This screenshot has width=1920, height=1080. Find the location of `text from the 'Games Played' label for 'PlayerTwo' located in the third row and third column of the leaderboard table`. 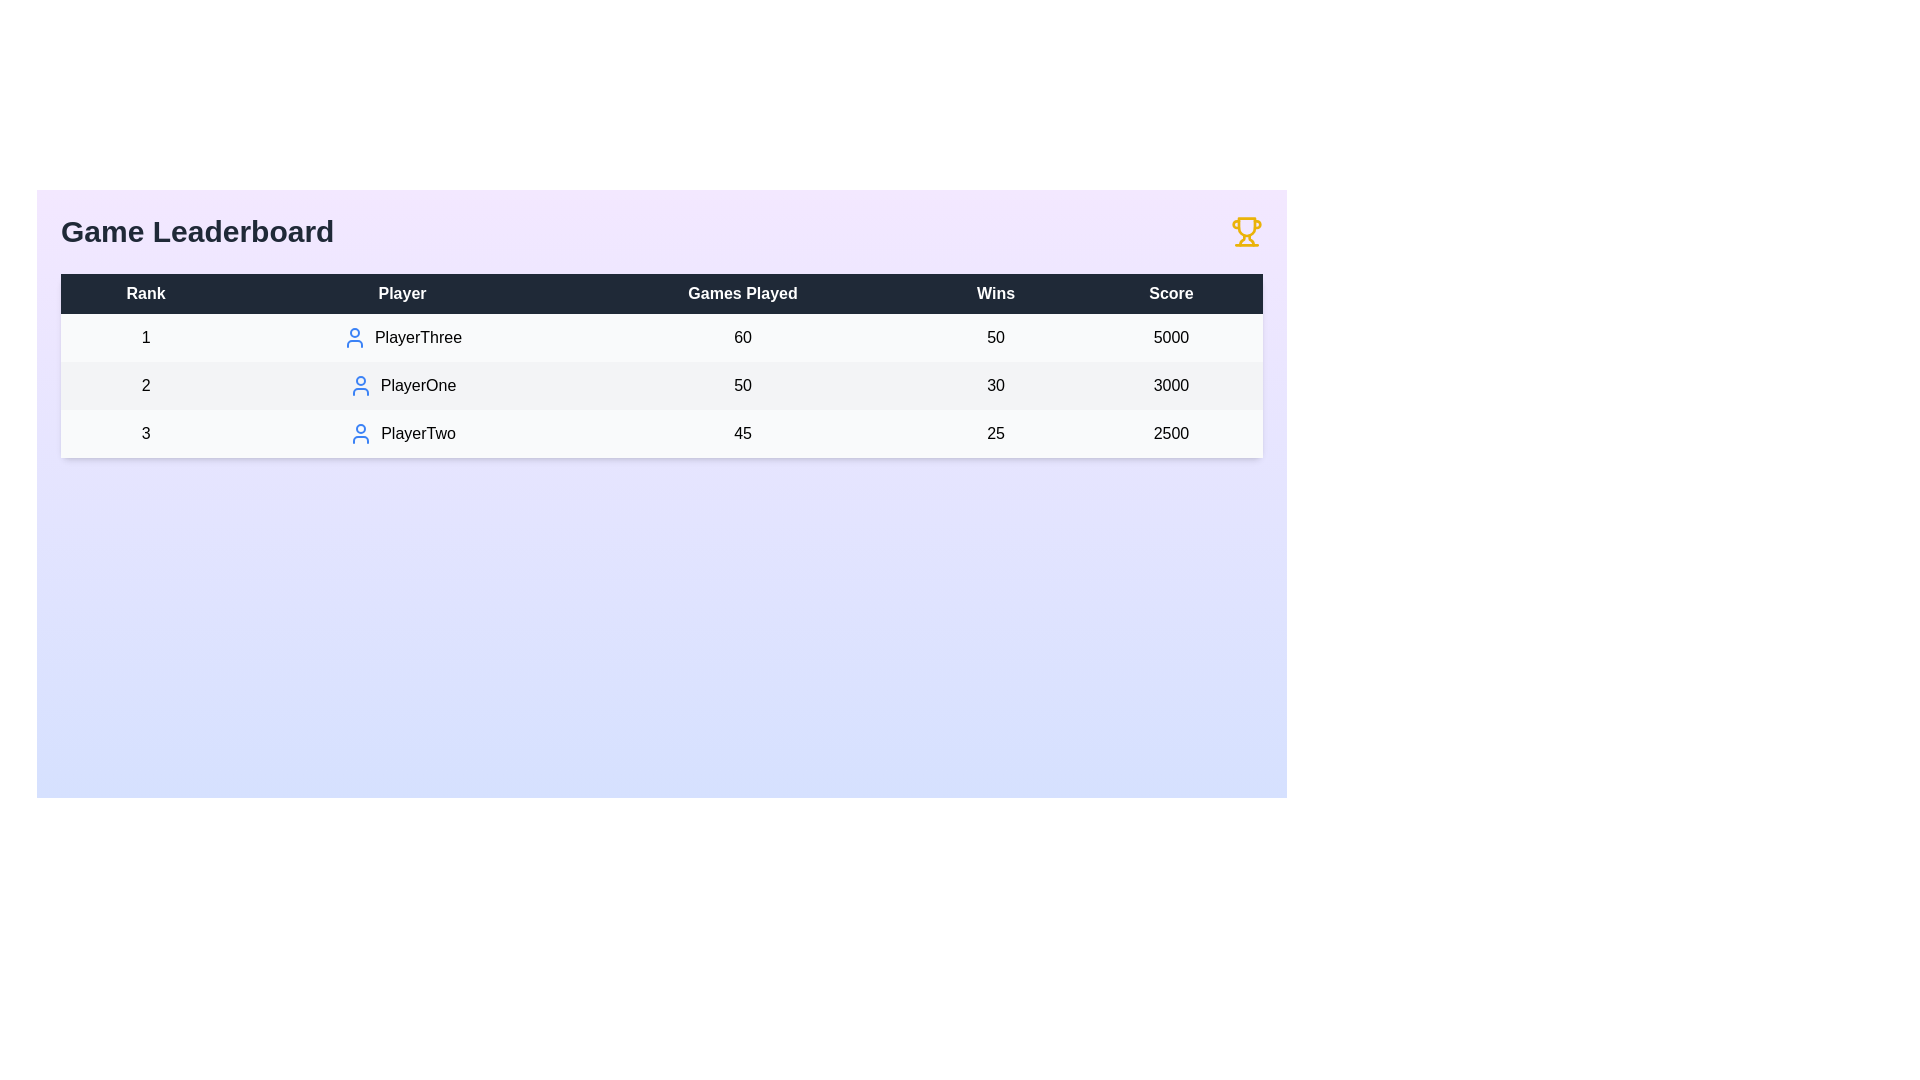

text from the 'Games Played' label for 'PlayerTwo' located in the third row and third column of the leaderboard table is located at coordinates (742, 433).